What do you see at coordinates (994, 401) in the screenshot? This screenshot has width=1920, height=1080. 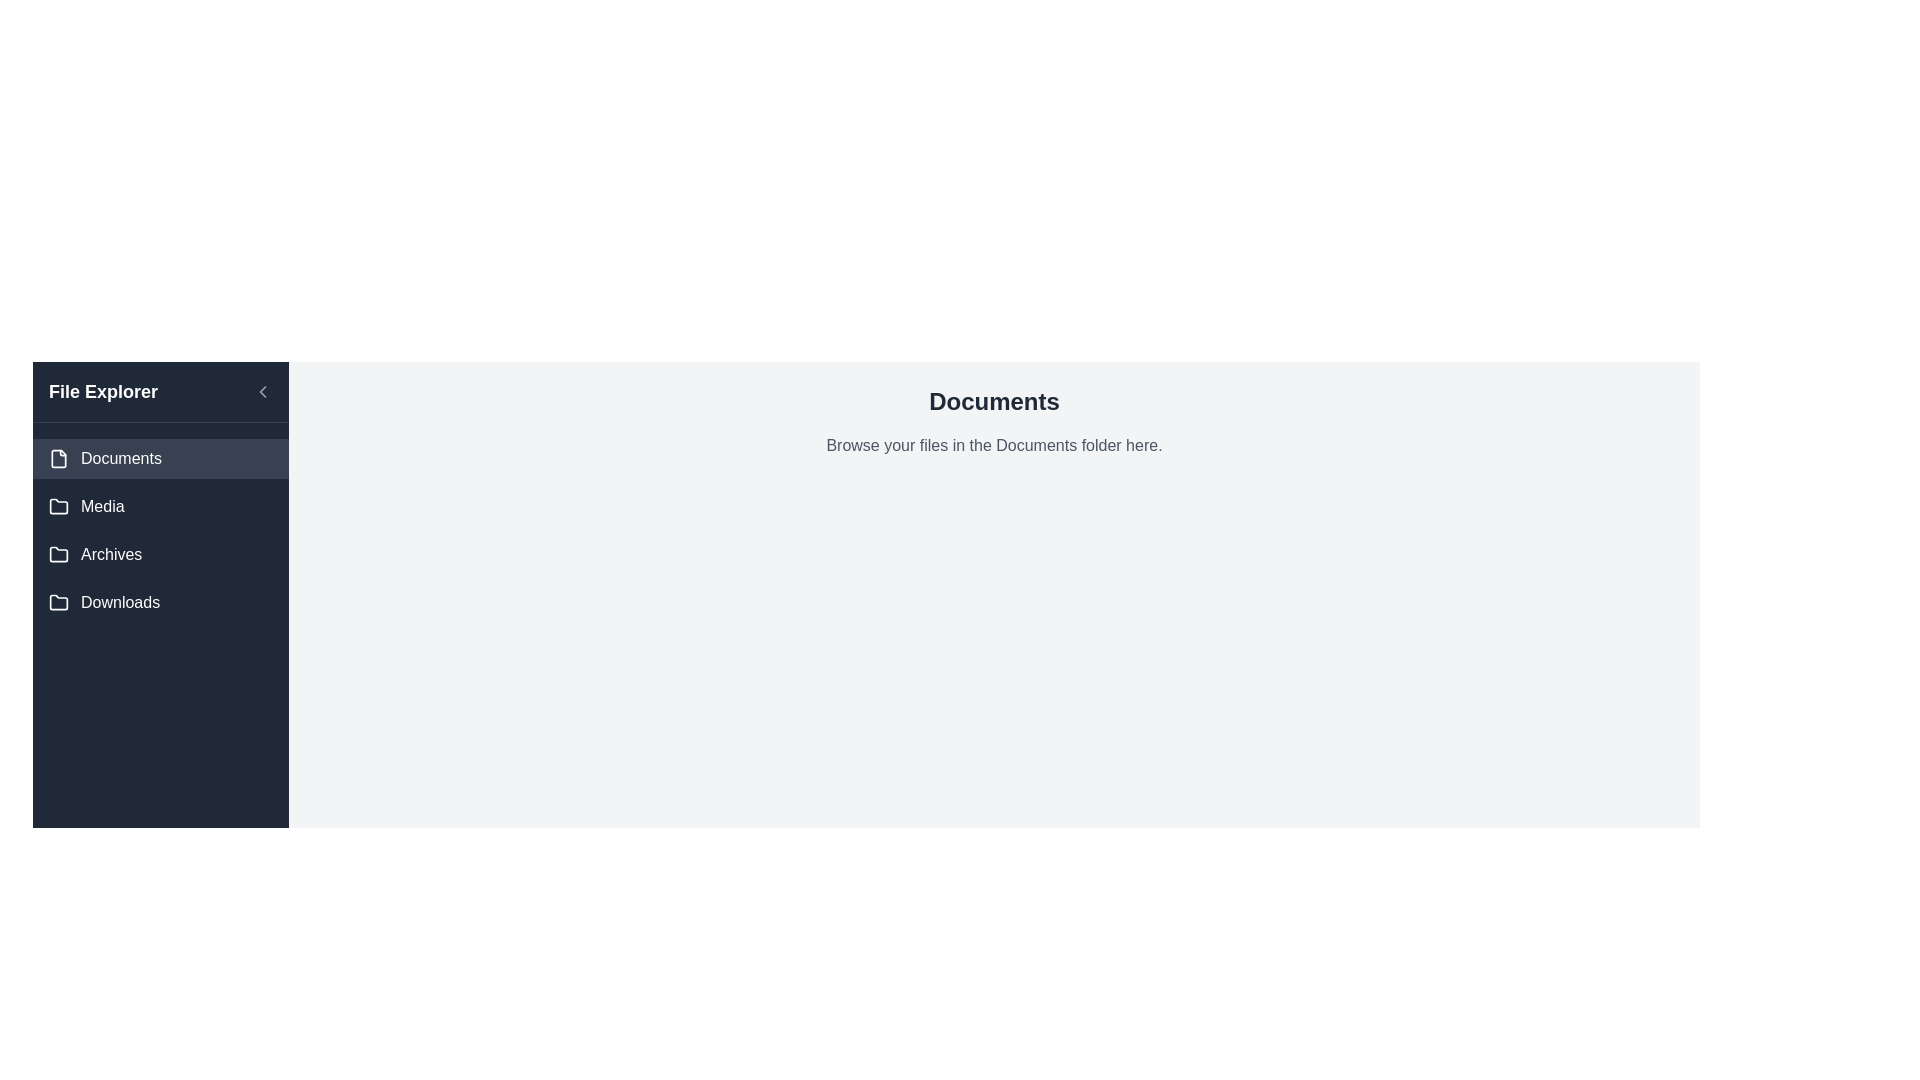 I see `the header text or title label indicating the current context or section related to 'Documents', which is positioned at the top center of the content area` at bounding box center [994, 401].